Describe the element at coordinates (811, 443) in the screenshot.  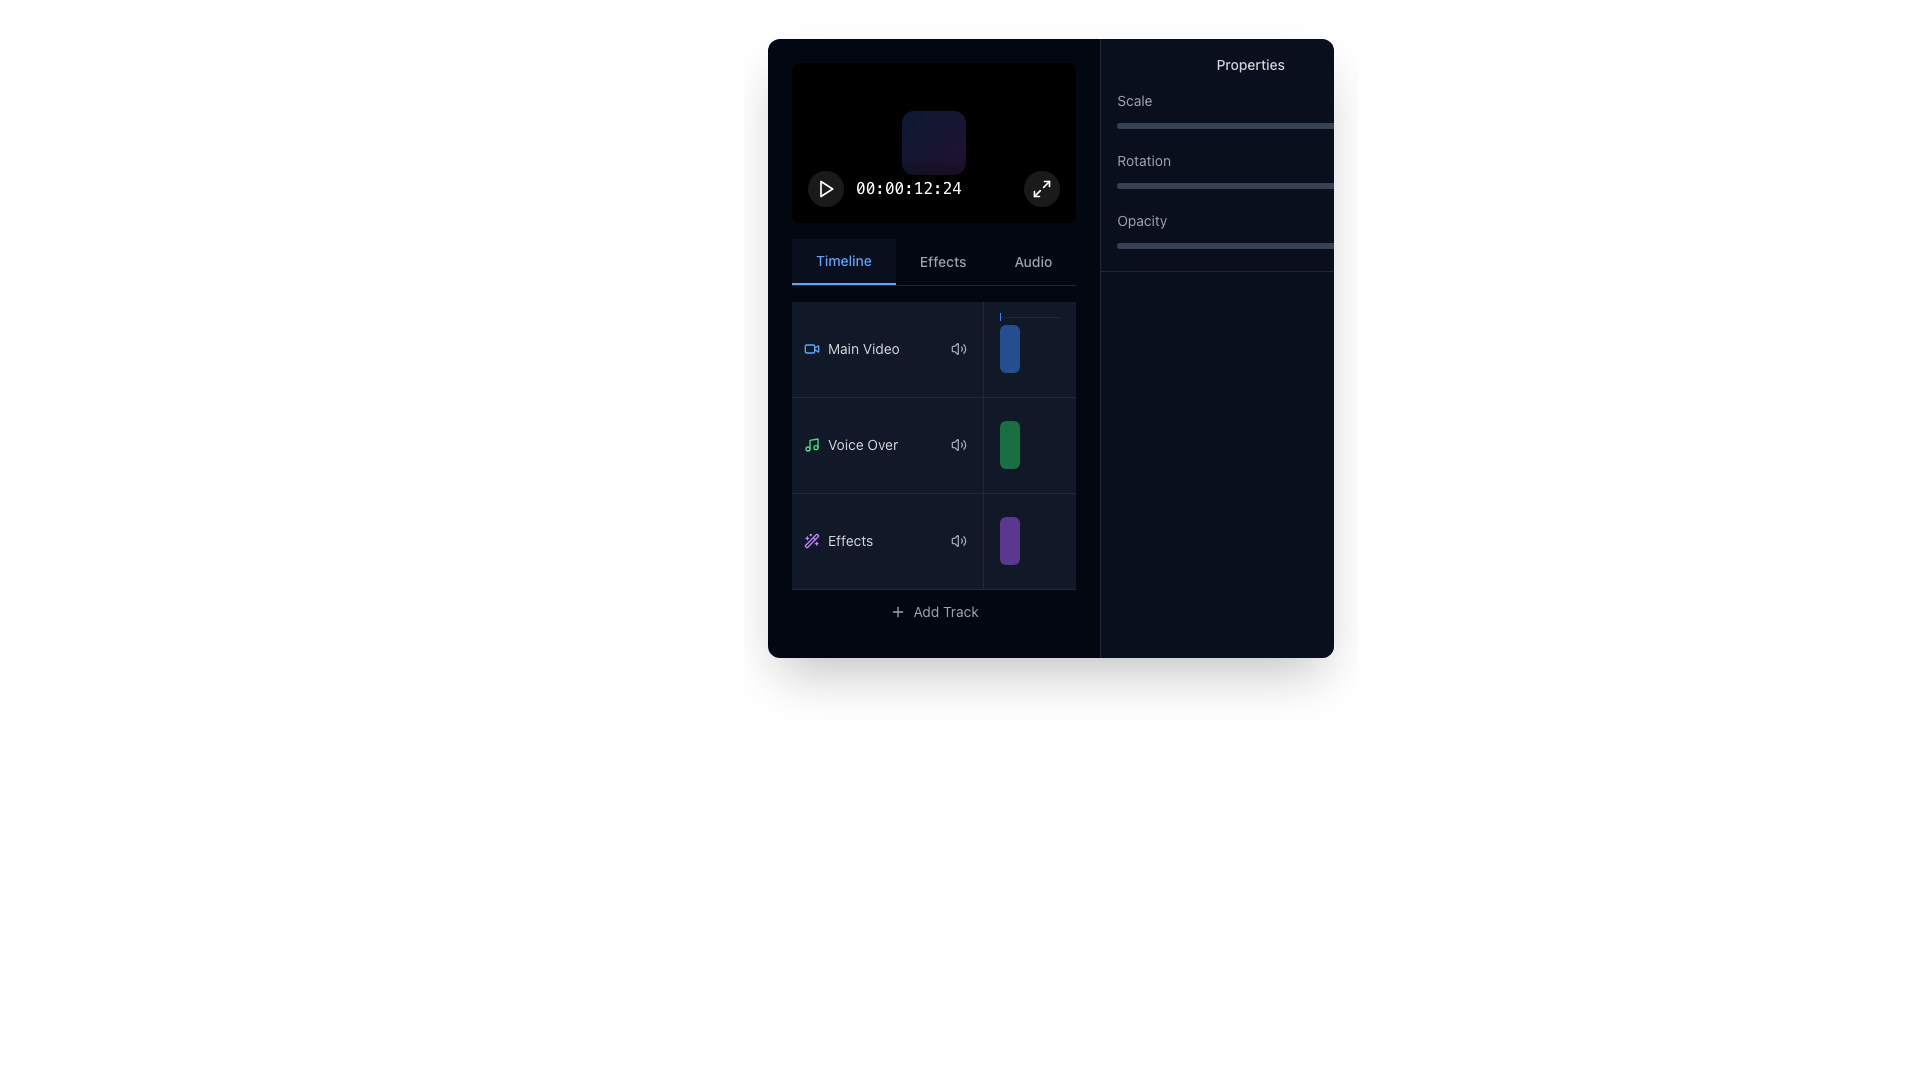
I see `the decorative icon representing the 'Voice Over' track in the second row of the 'Timeline' section, located to the left of the text 'Voice Over'` at that location.